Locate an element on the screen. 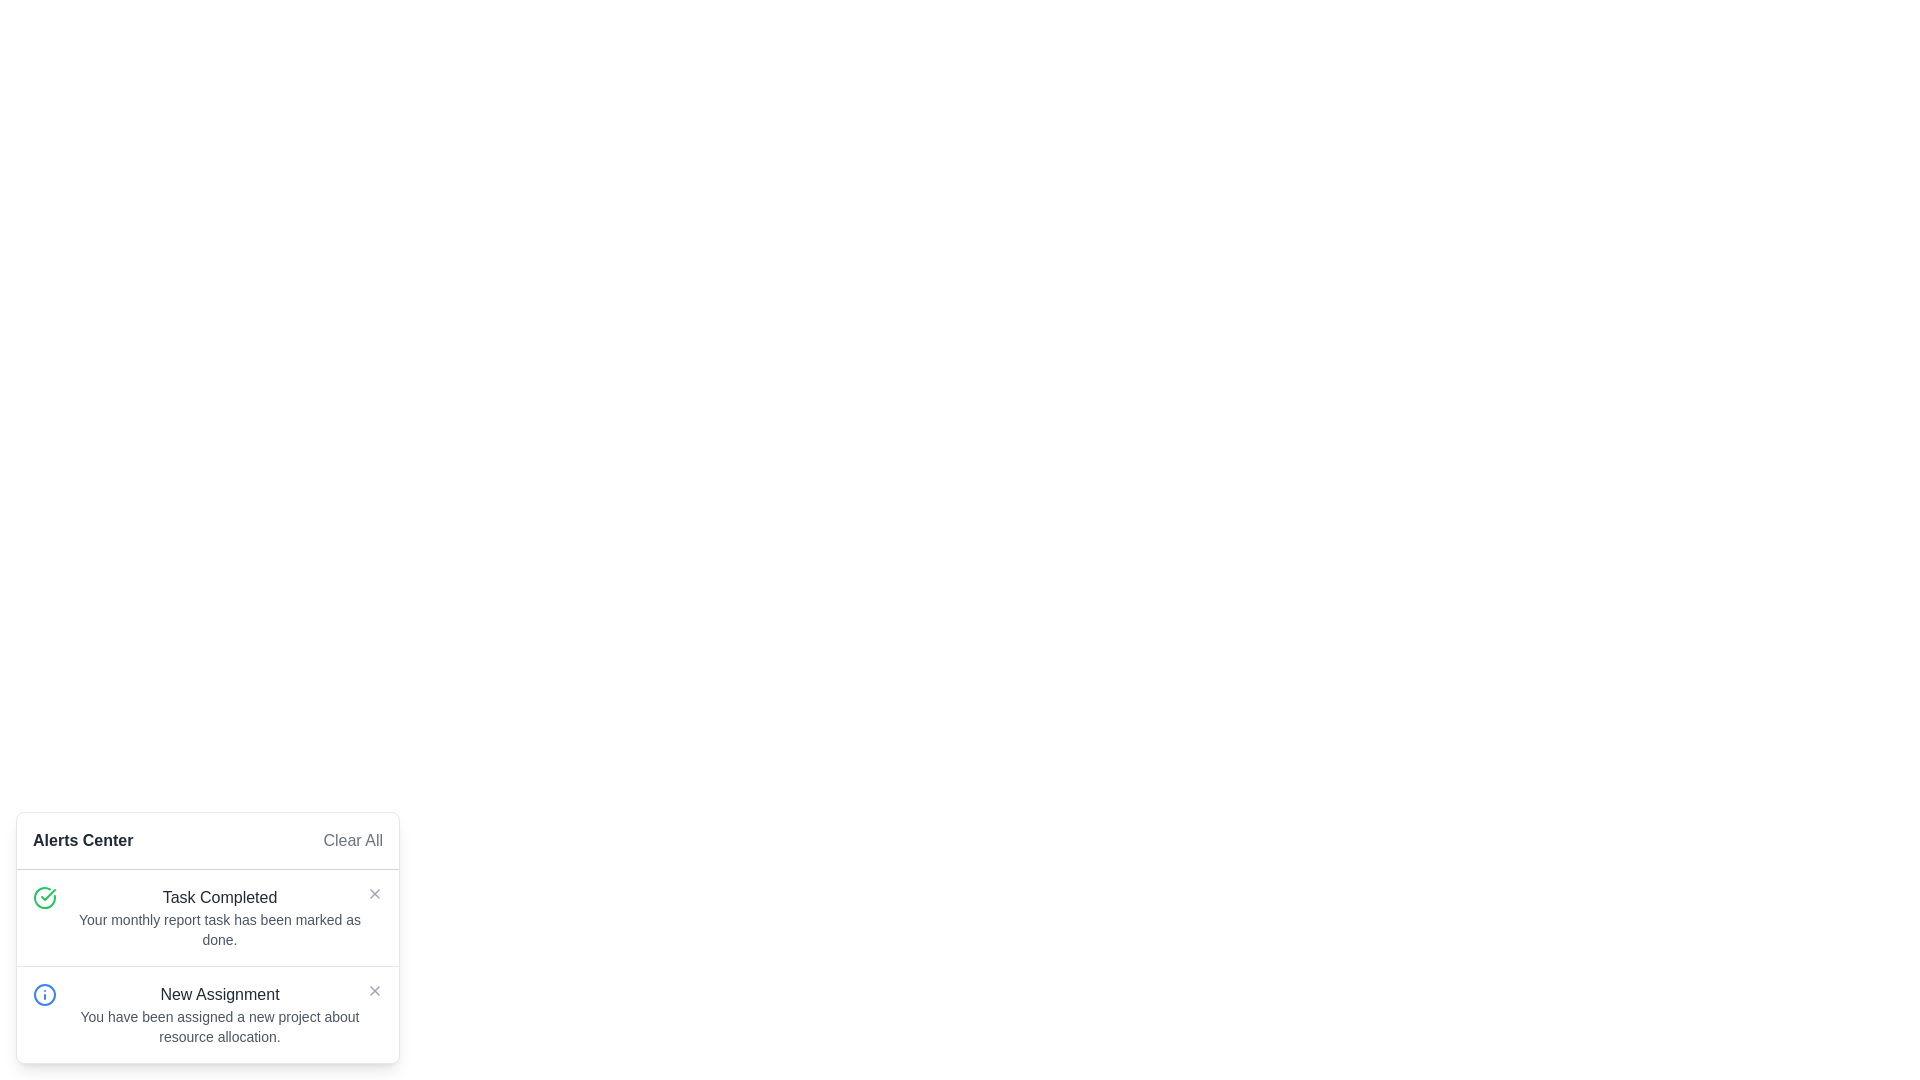 This screenshot has width=1920, height=1080. the hyperlink positioned to the right of the 'Alerts Center' element is located at coordinates (353, 840).